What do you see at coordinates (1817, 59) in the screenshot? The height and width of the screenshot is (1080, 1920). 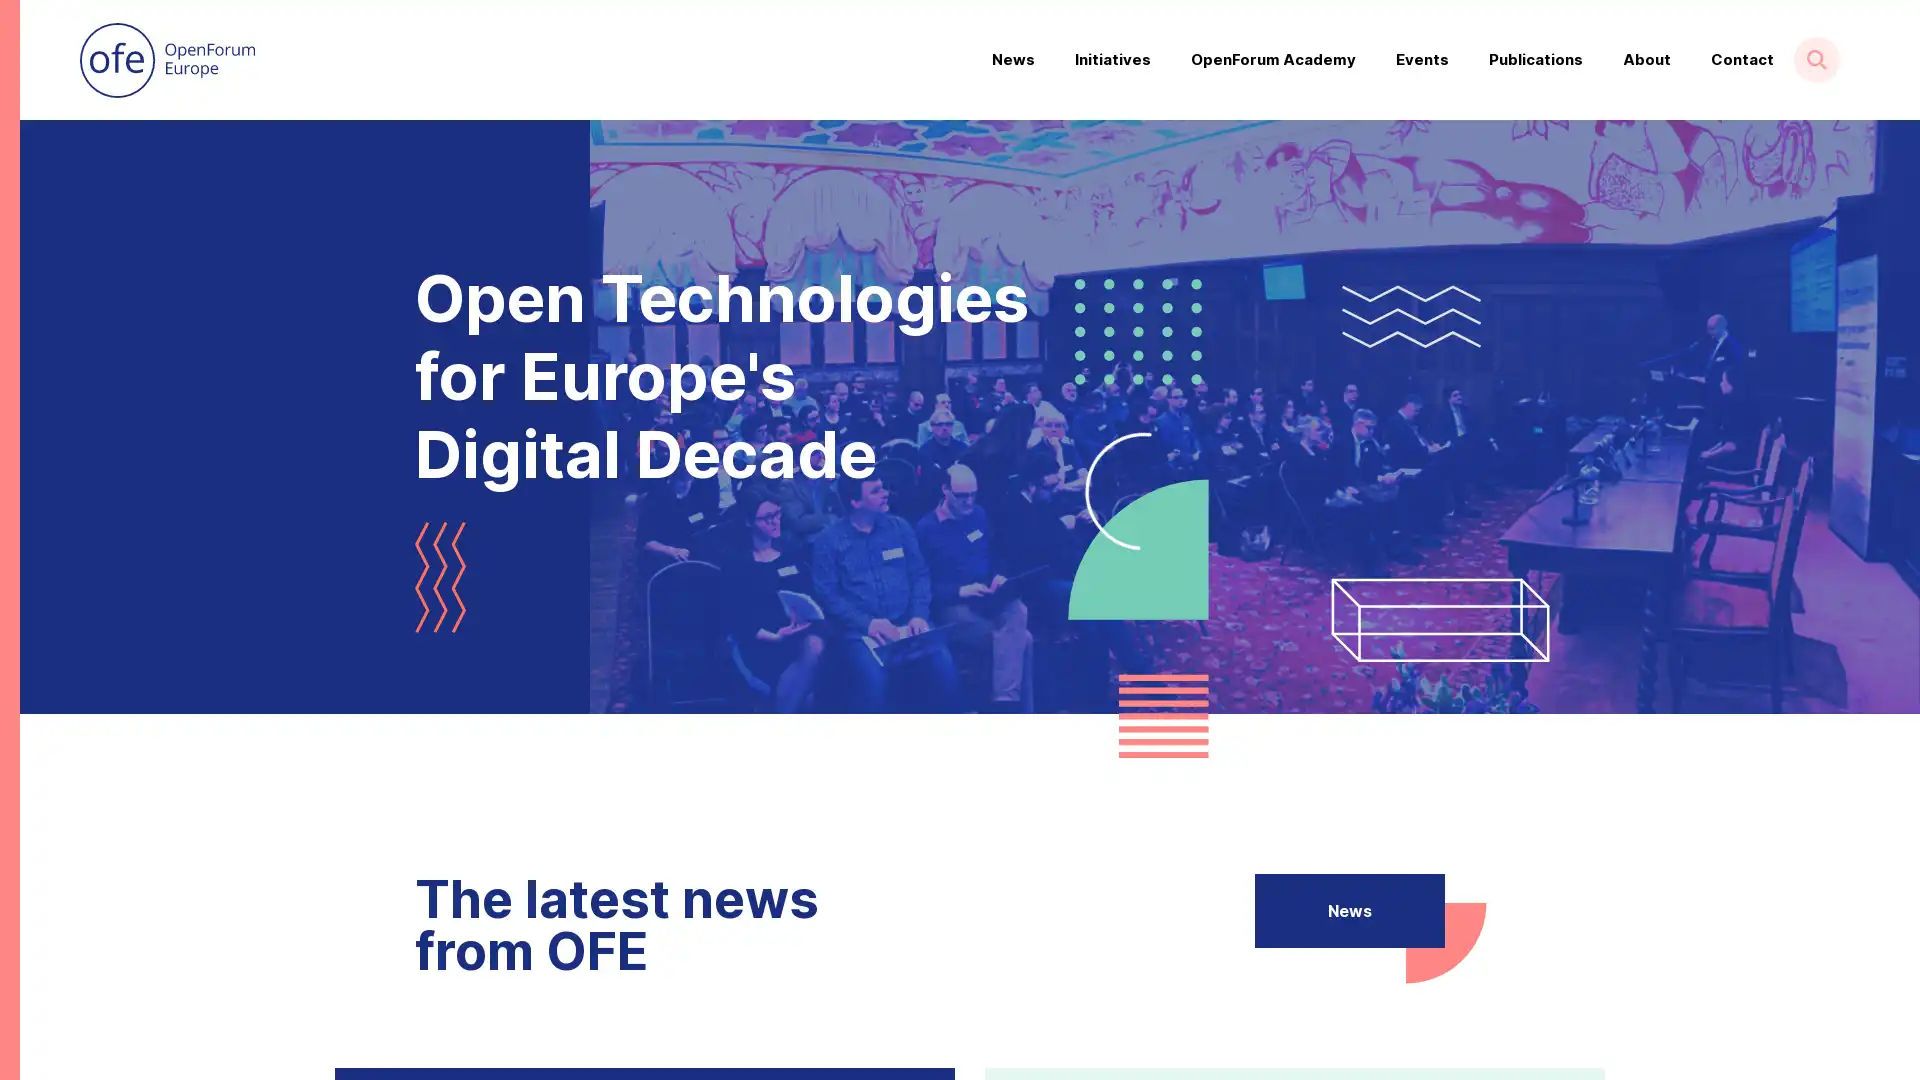 I see `Show search form` at bounding box center [1817, 59].